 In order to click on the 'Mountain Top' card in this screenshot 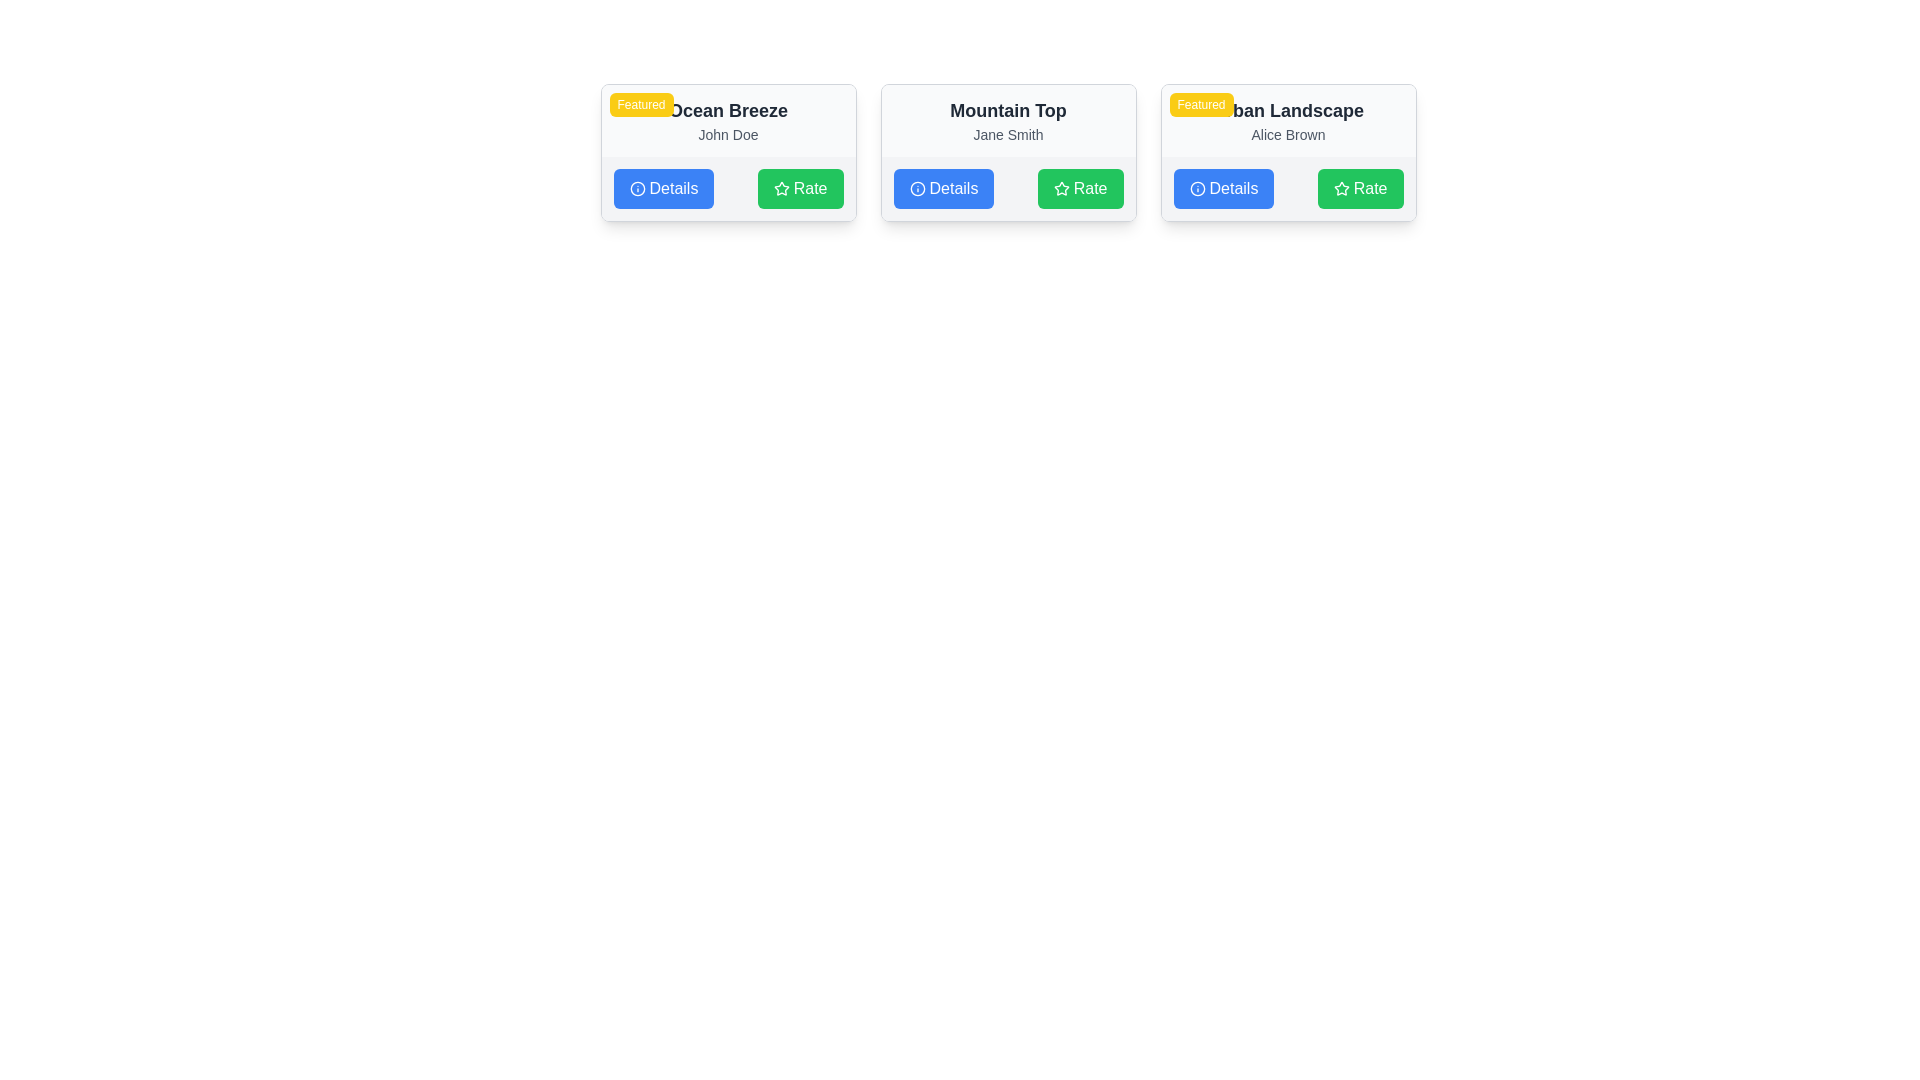, I will do `click(1008, 152)`.